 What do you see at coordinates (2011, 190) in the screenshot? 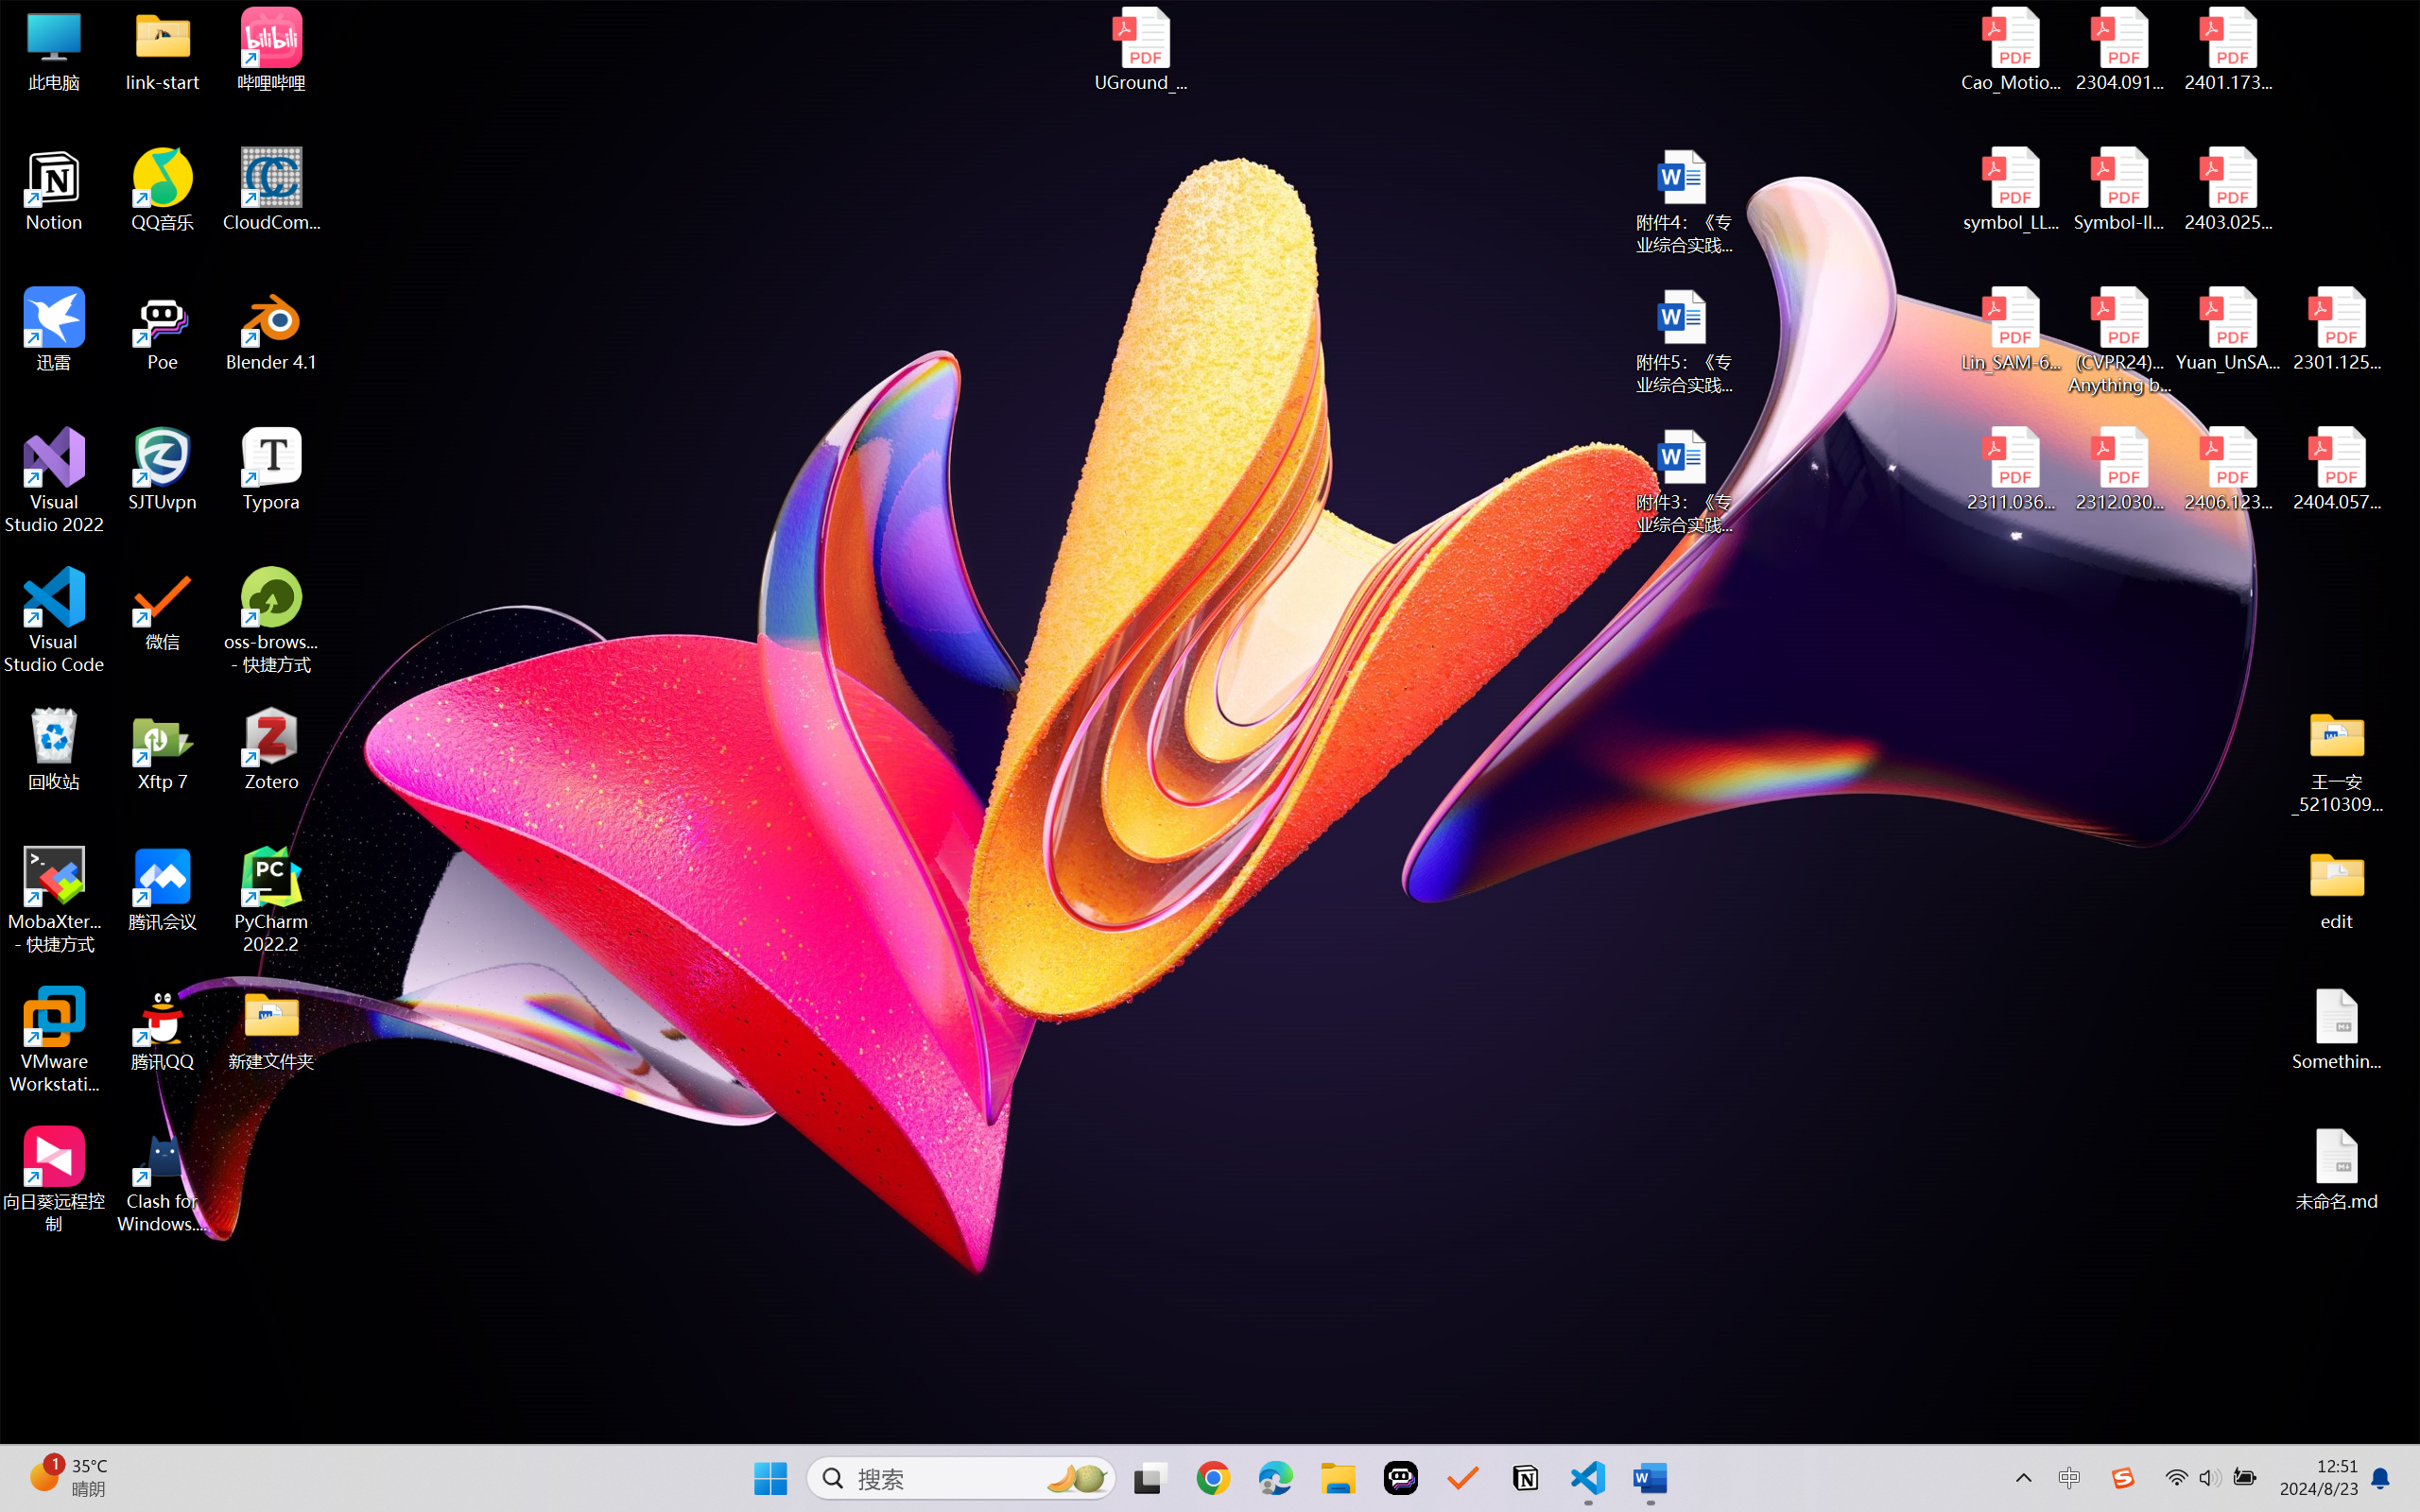
I see `'symbol_LLM.pdf'` at bounding box center [2011, 190].